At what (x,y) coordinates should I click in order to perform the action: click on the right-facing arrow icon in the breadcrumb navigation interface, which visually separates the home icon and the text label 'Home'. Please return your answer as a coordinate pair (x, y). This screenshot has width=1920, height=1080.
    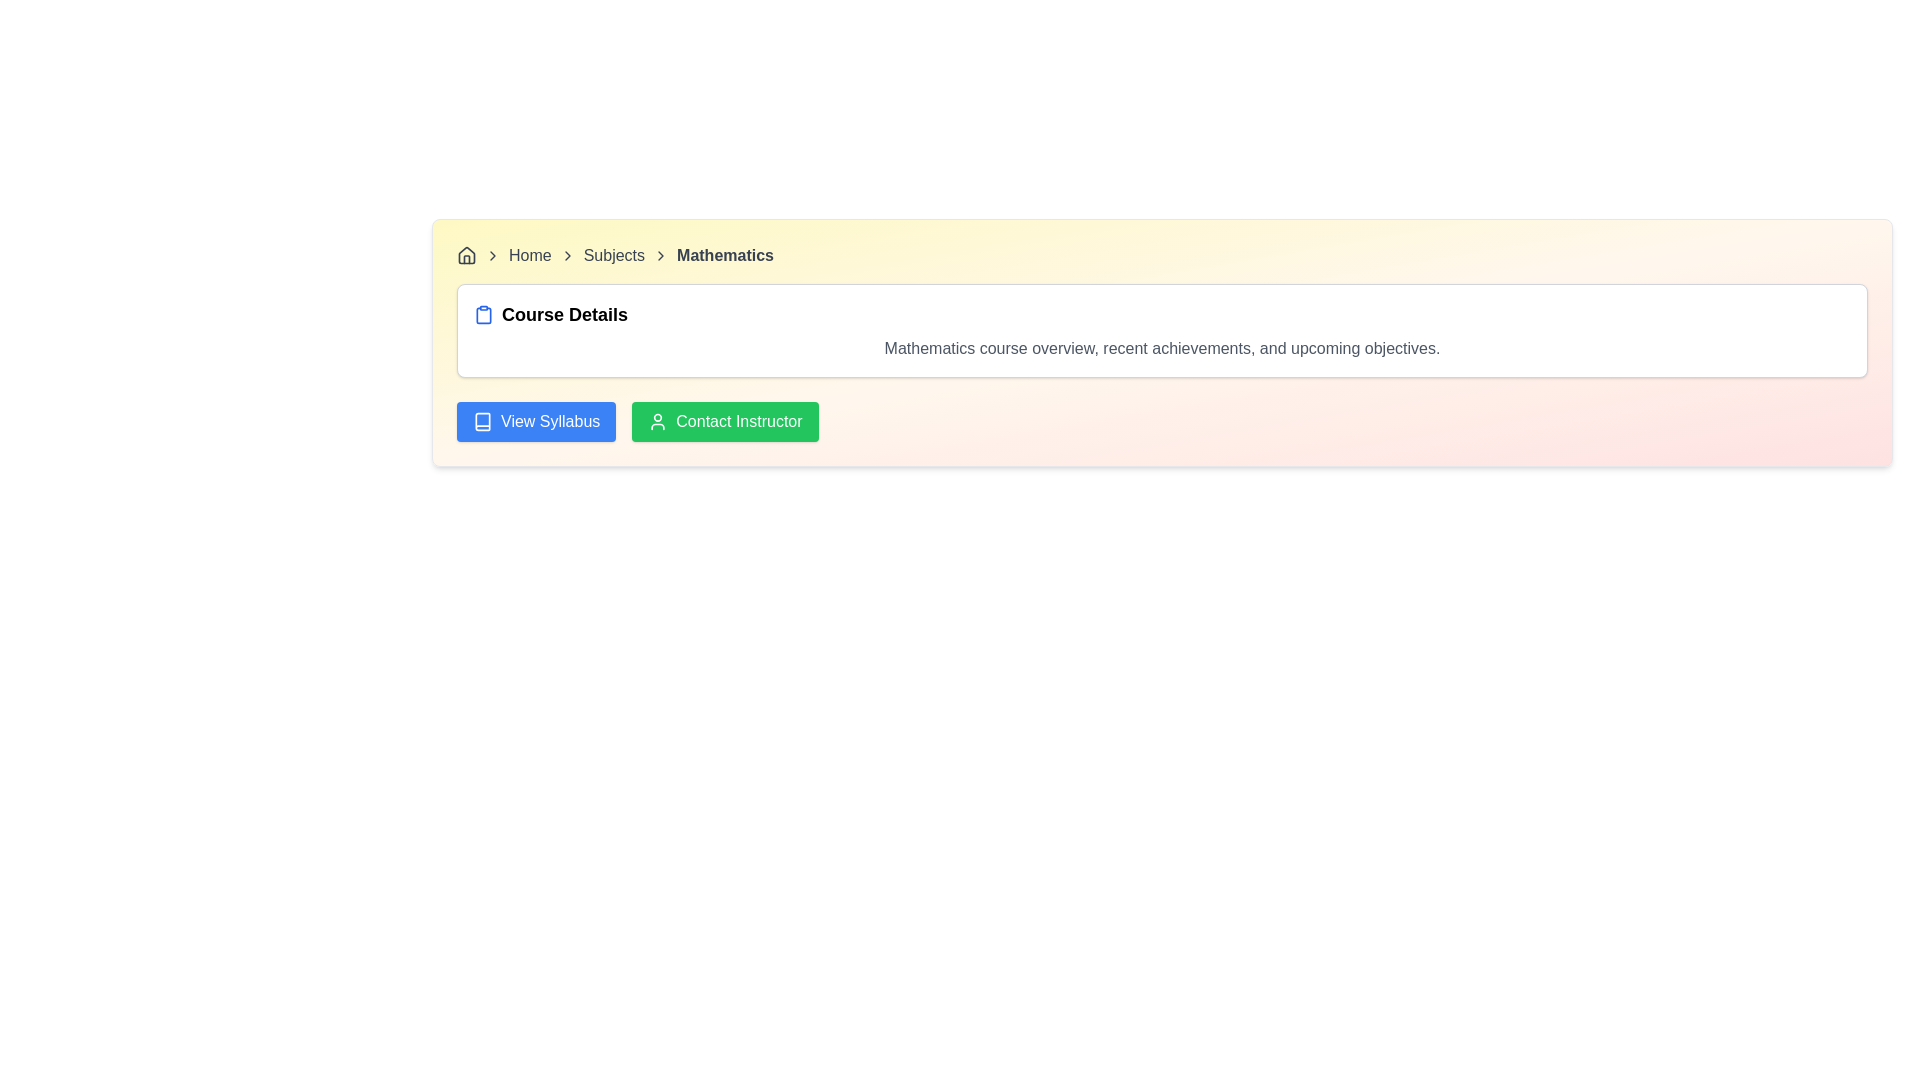
    Looking at the image, I should click on (493, 254).